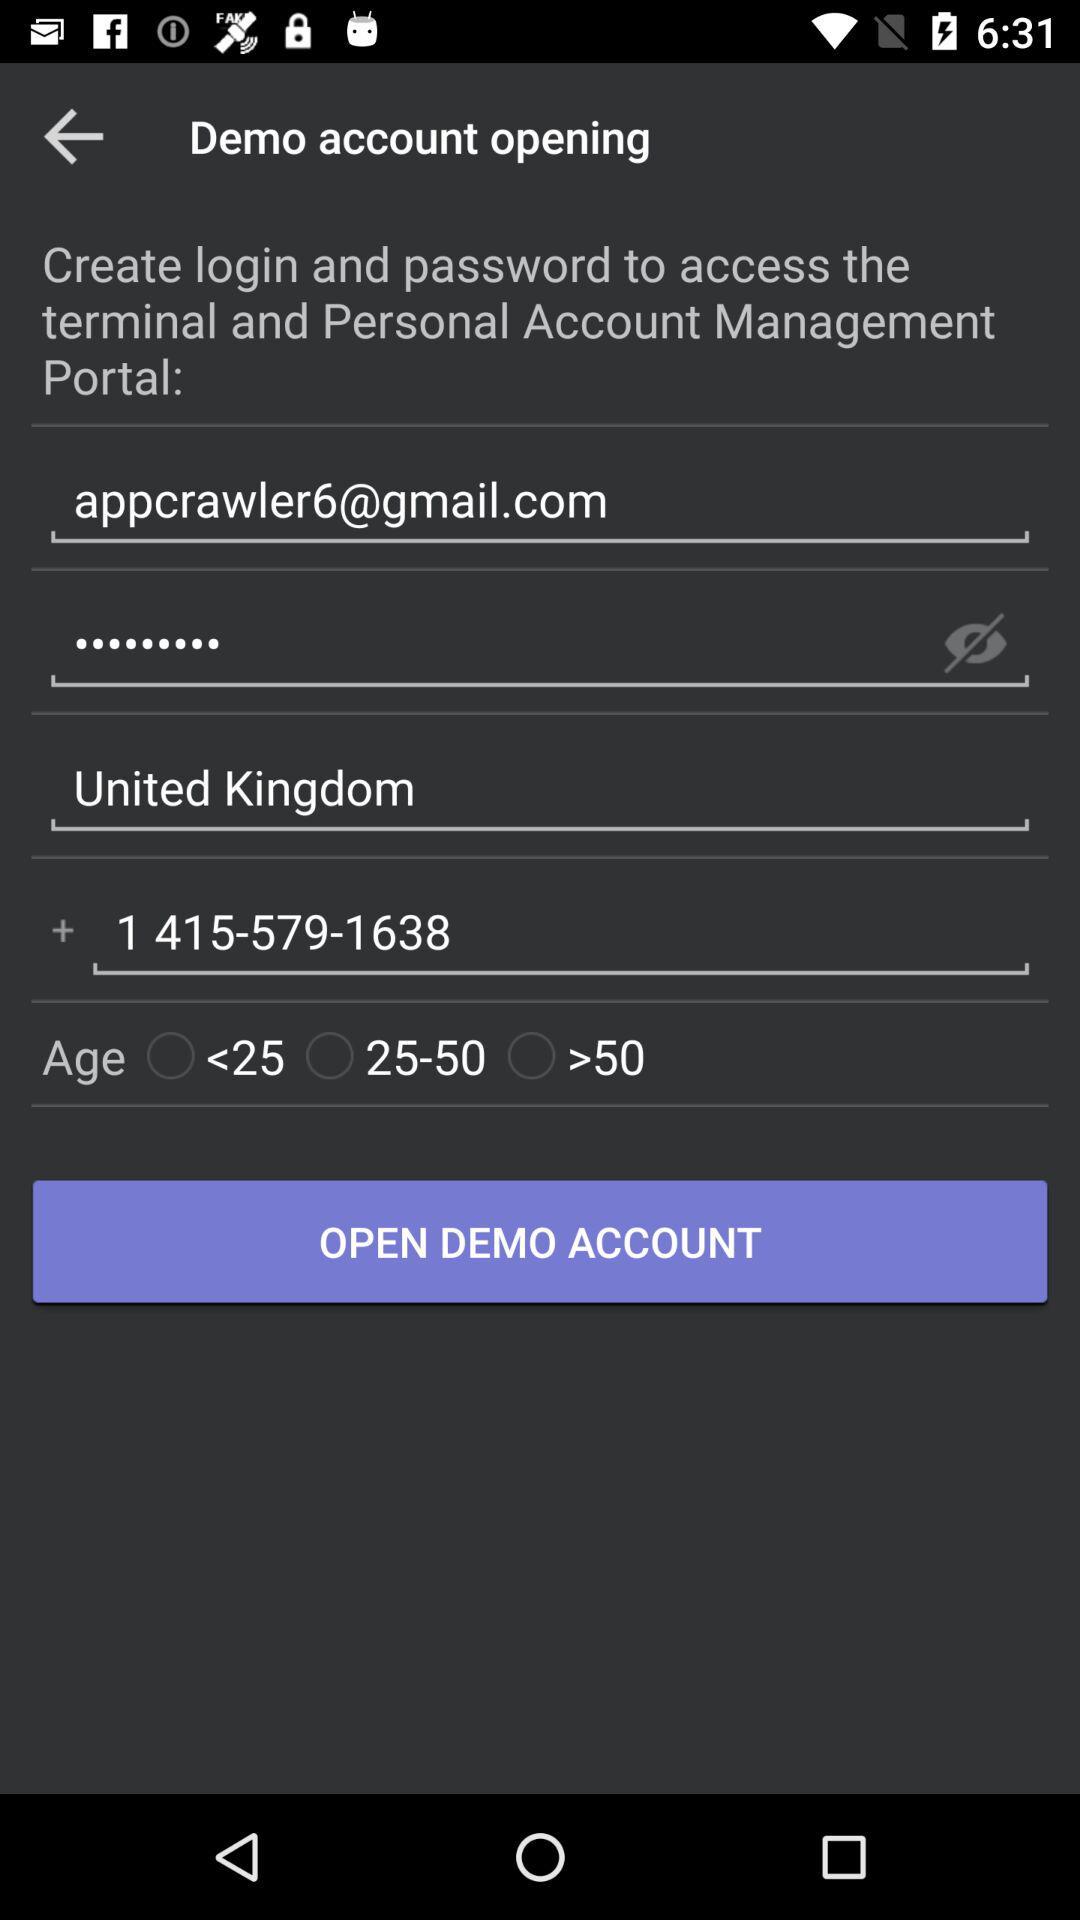 This screenshot has height=1920, width=1080. What do you see at coordinates (540, 499) in the screenshot?
I see `appcrawler6@gmail.com item` at bounding box center [540, 499].